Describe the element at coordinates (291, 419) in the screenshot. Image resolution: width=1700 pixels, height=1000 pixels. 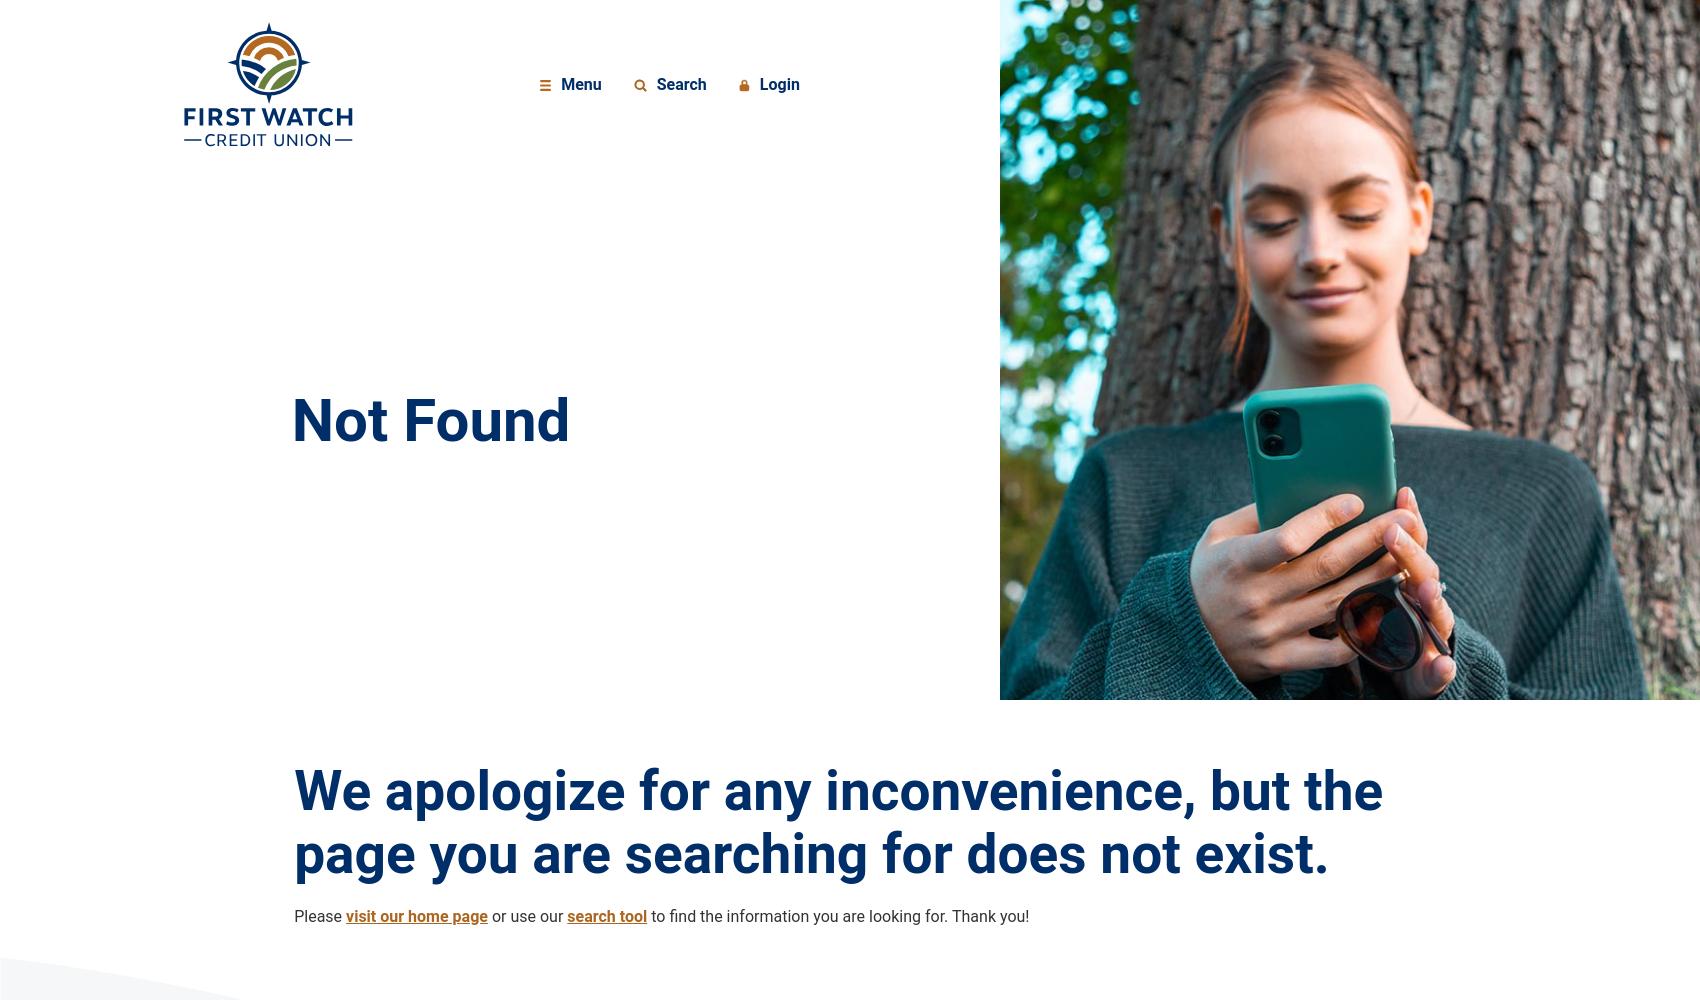
I see `'Not Found'` at that location.